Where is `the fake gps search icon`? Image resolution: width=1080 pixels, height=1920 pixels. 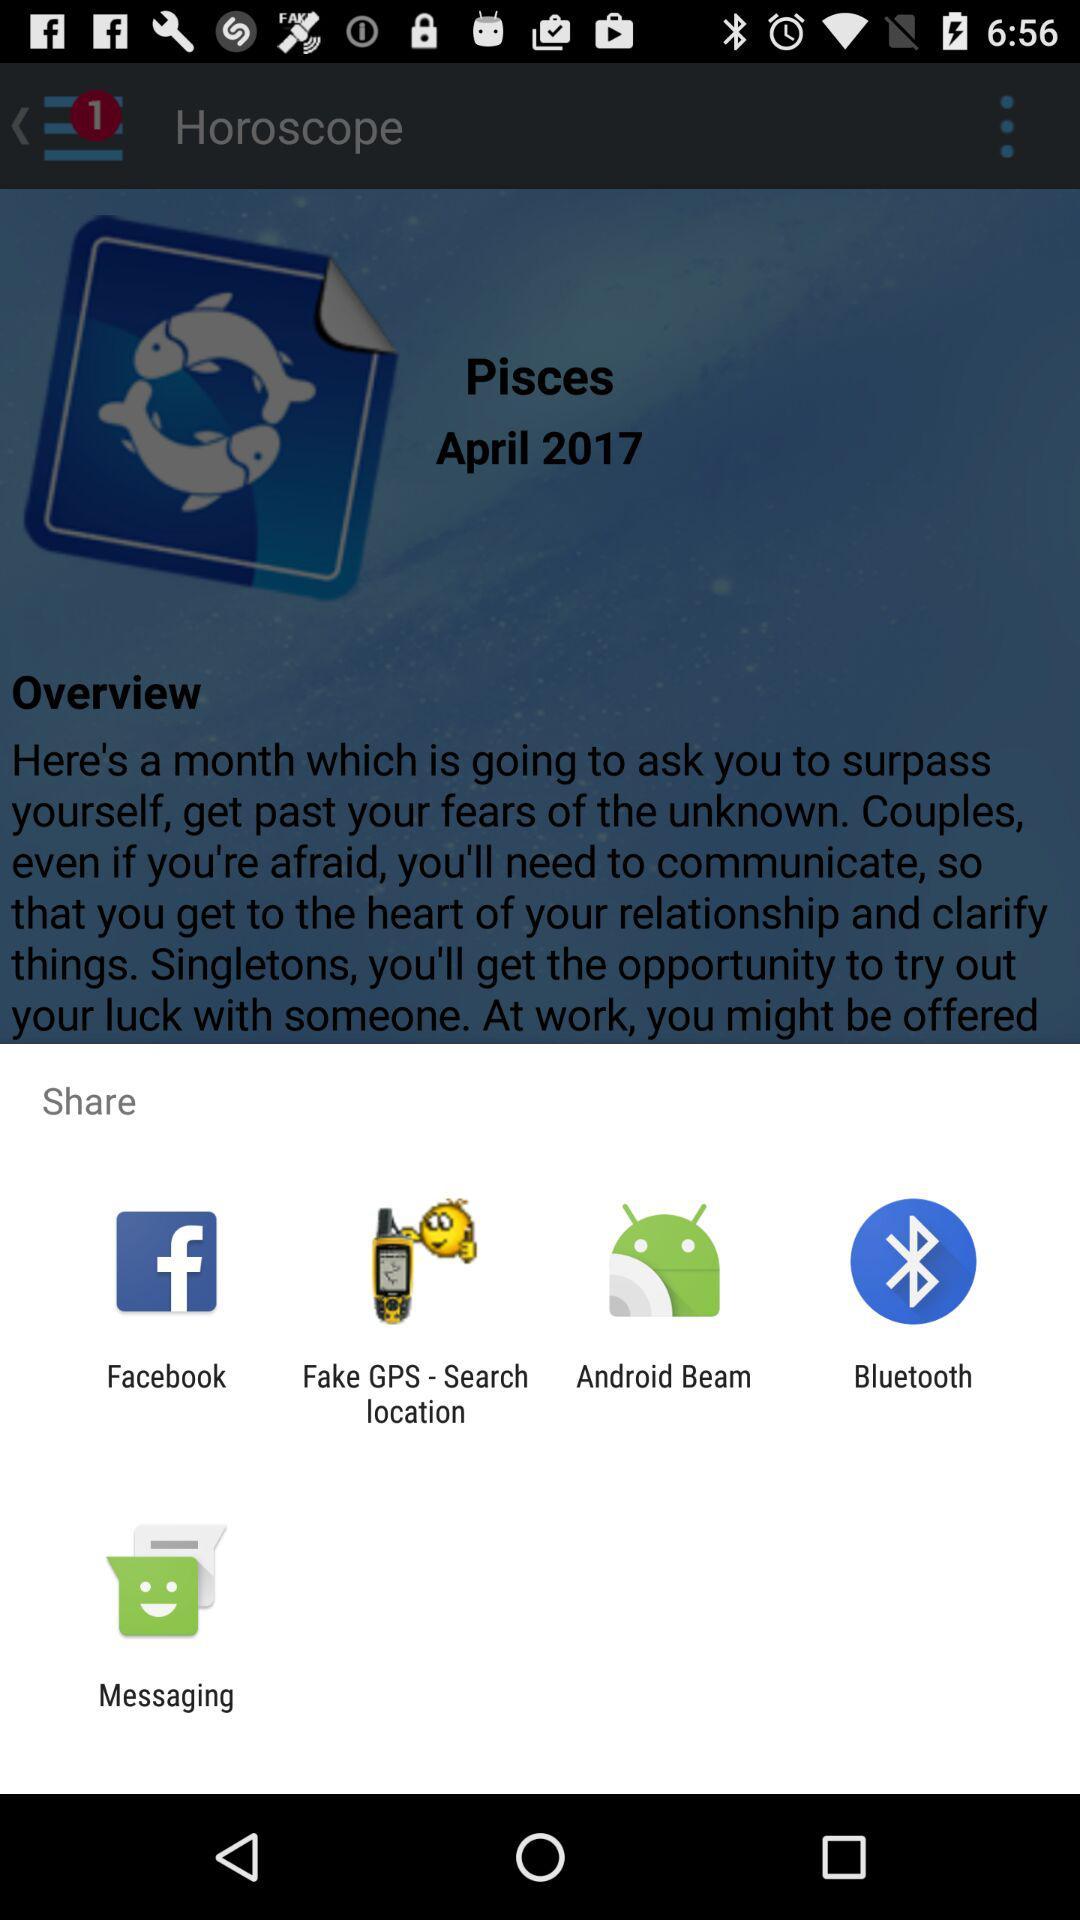 the fake gps search icon is located at coordinates (414, 1392).